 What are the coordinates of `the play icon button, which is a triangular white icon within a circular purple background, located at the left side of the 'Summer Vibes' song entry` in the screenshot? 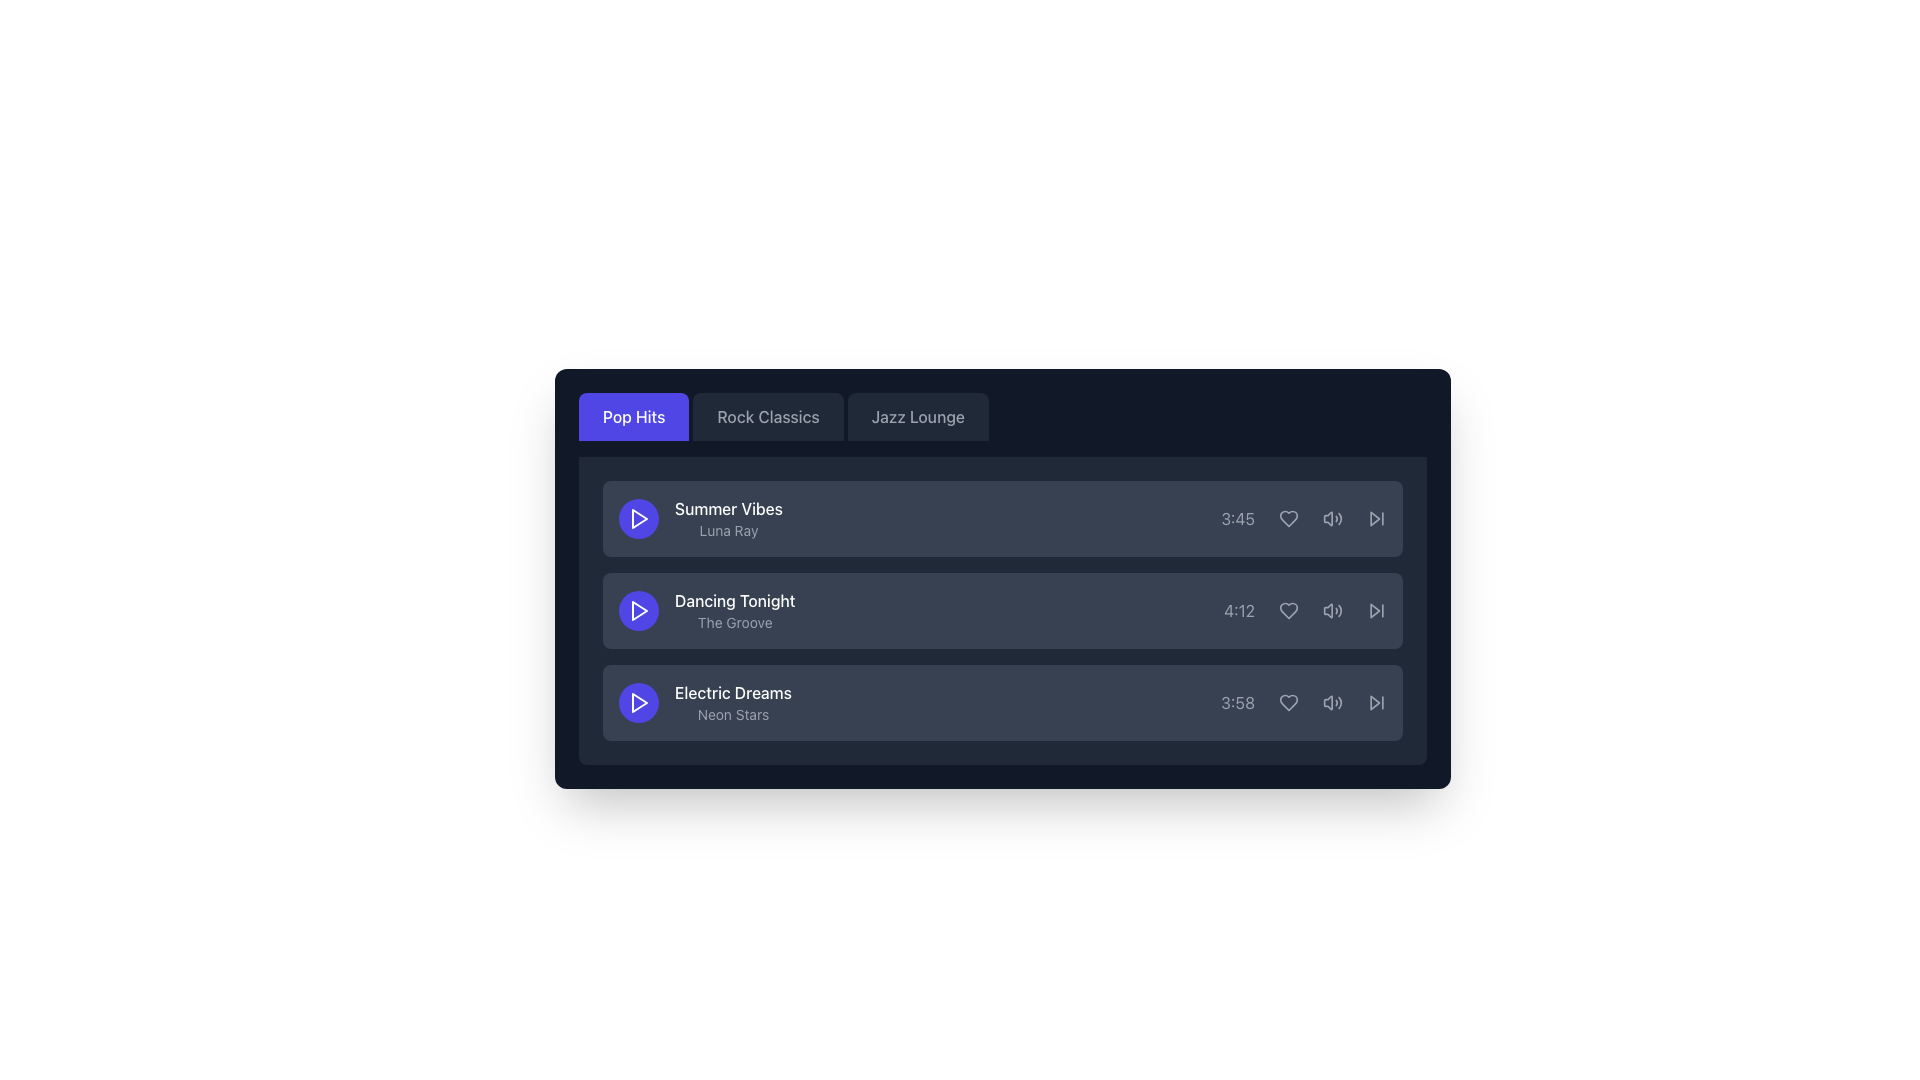 It's located at (637, 518).